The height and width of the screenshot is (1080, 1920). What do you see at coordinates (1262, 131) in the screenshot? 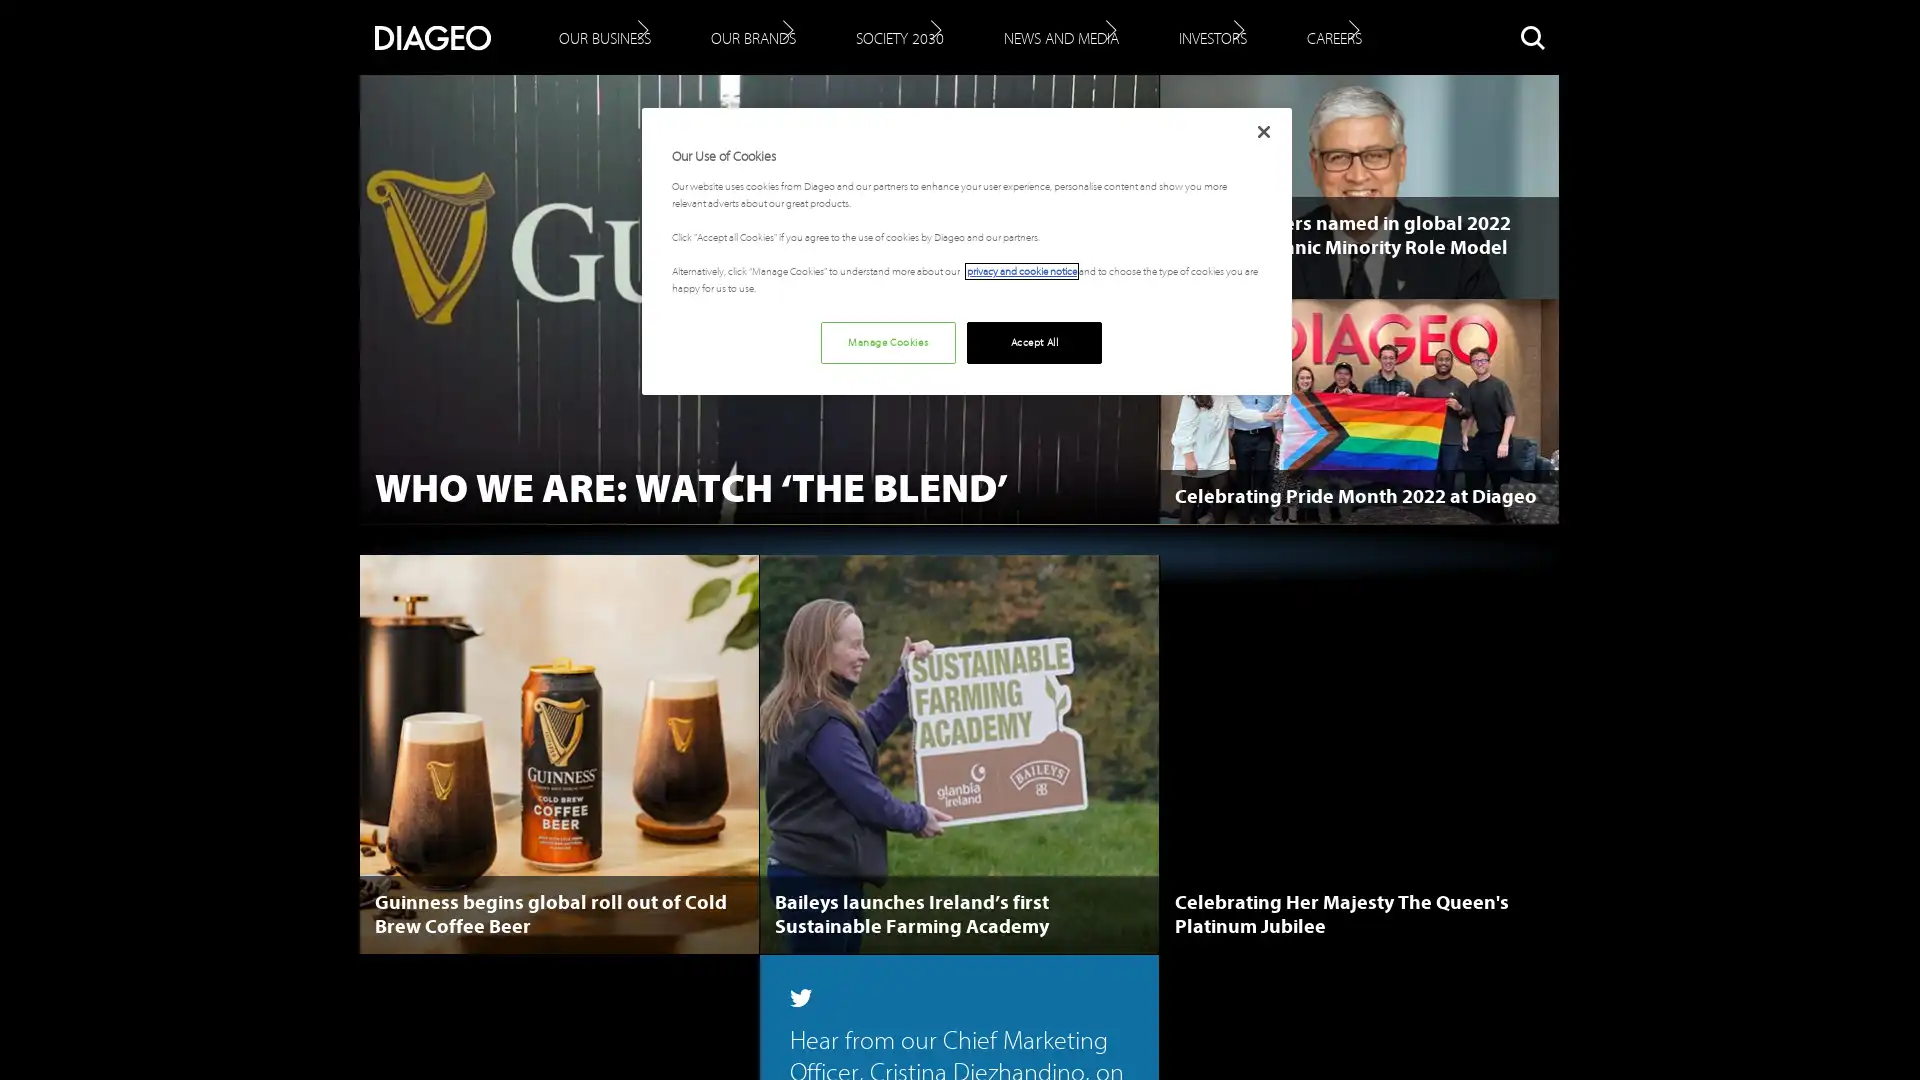
I see `Close` at bounding box center [1262, 131].